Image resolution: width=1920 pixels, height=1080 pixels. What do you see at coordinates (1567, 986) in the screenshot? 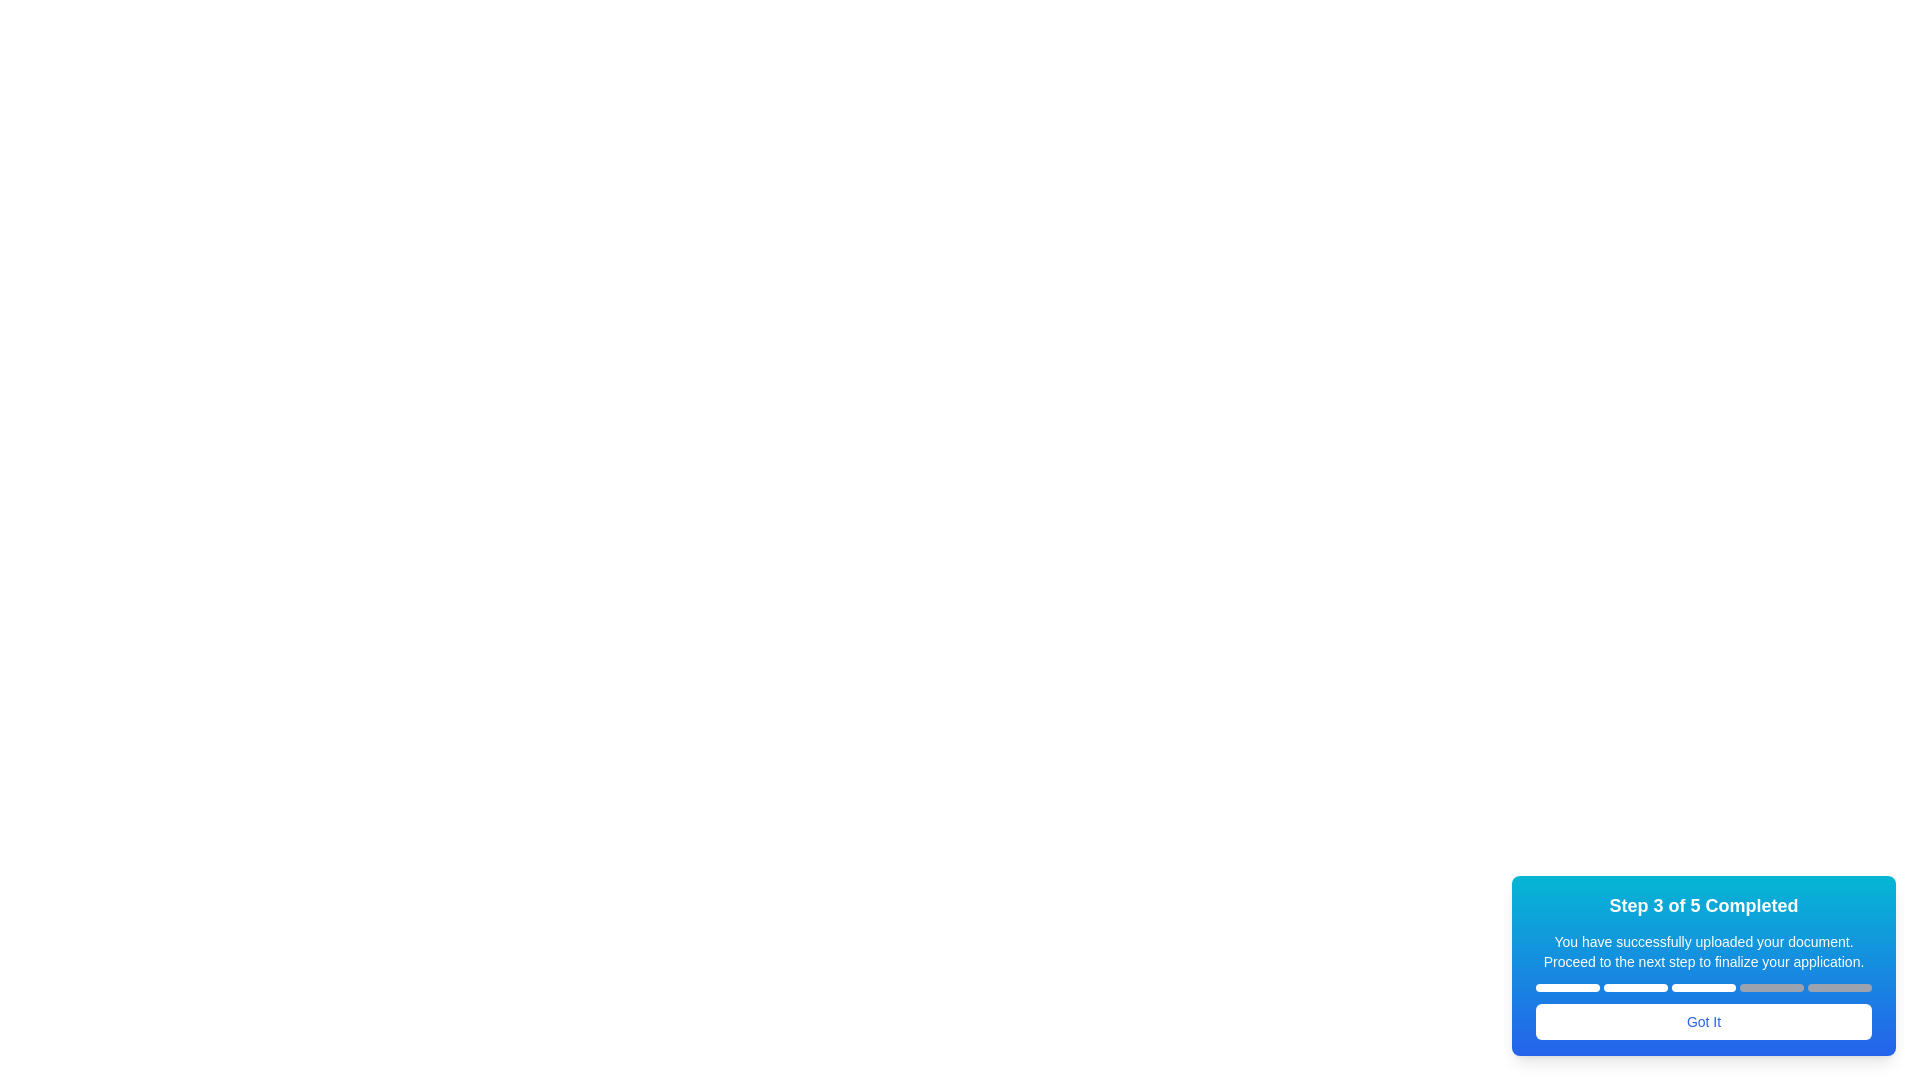
I see `the first completed step in the visual progress bar located in the bottom-right section of the interface` at bounding box center [1567, 986].